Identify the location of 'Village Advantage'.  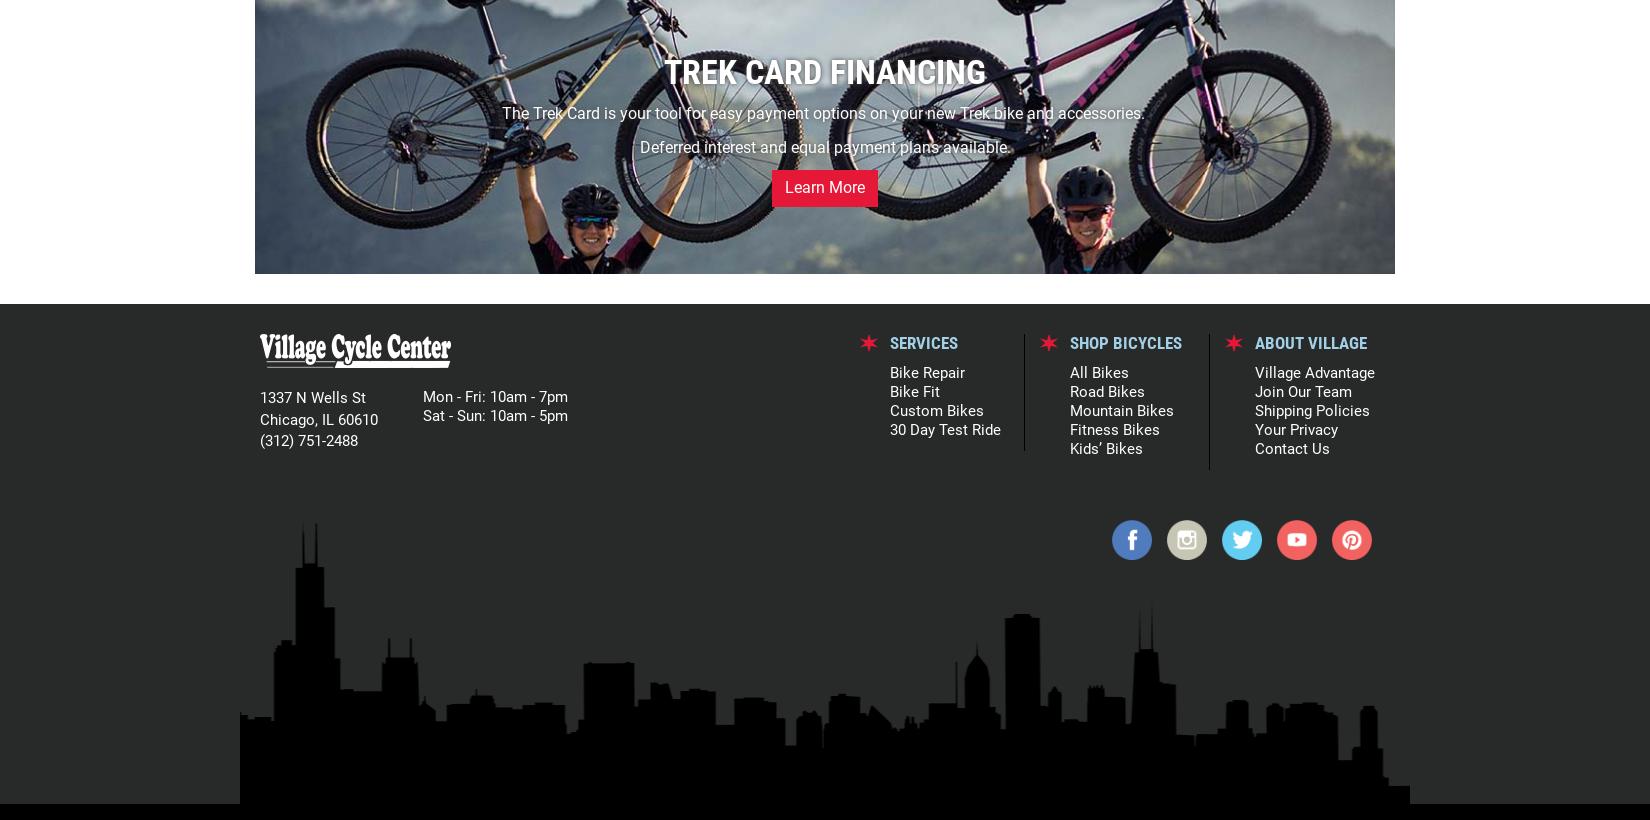
(1253, 372).